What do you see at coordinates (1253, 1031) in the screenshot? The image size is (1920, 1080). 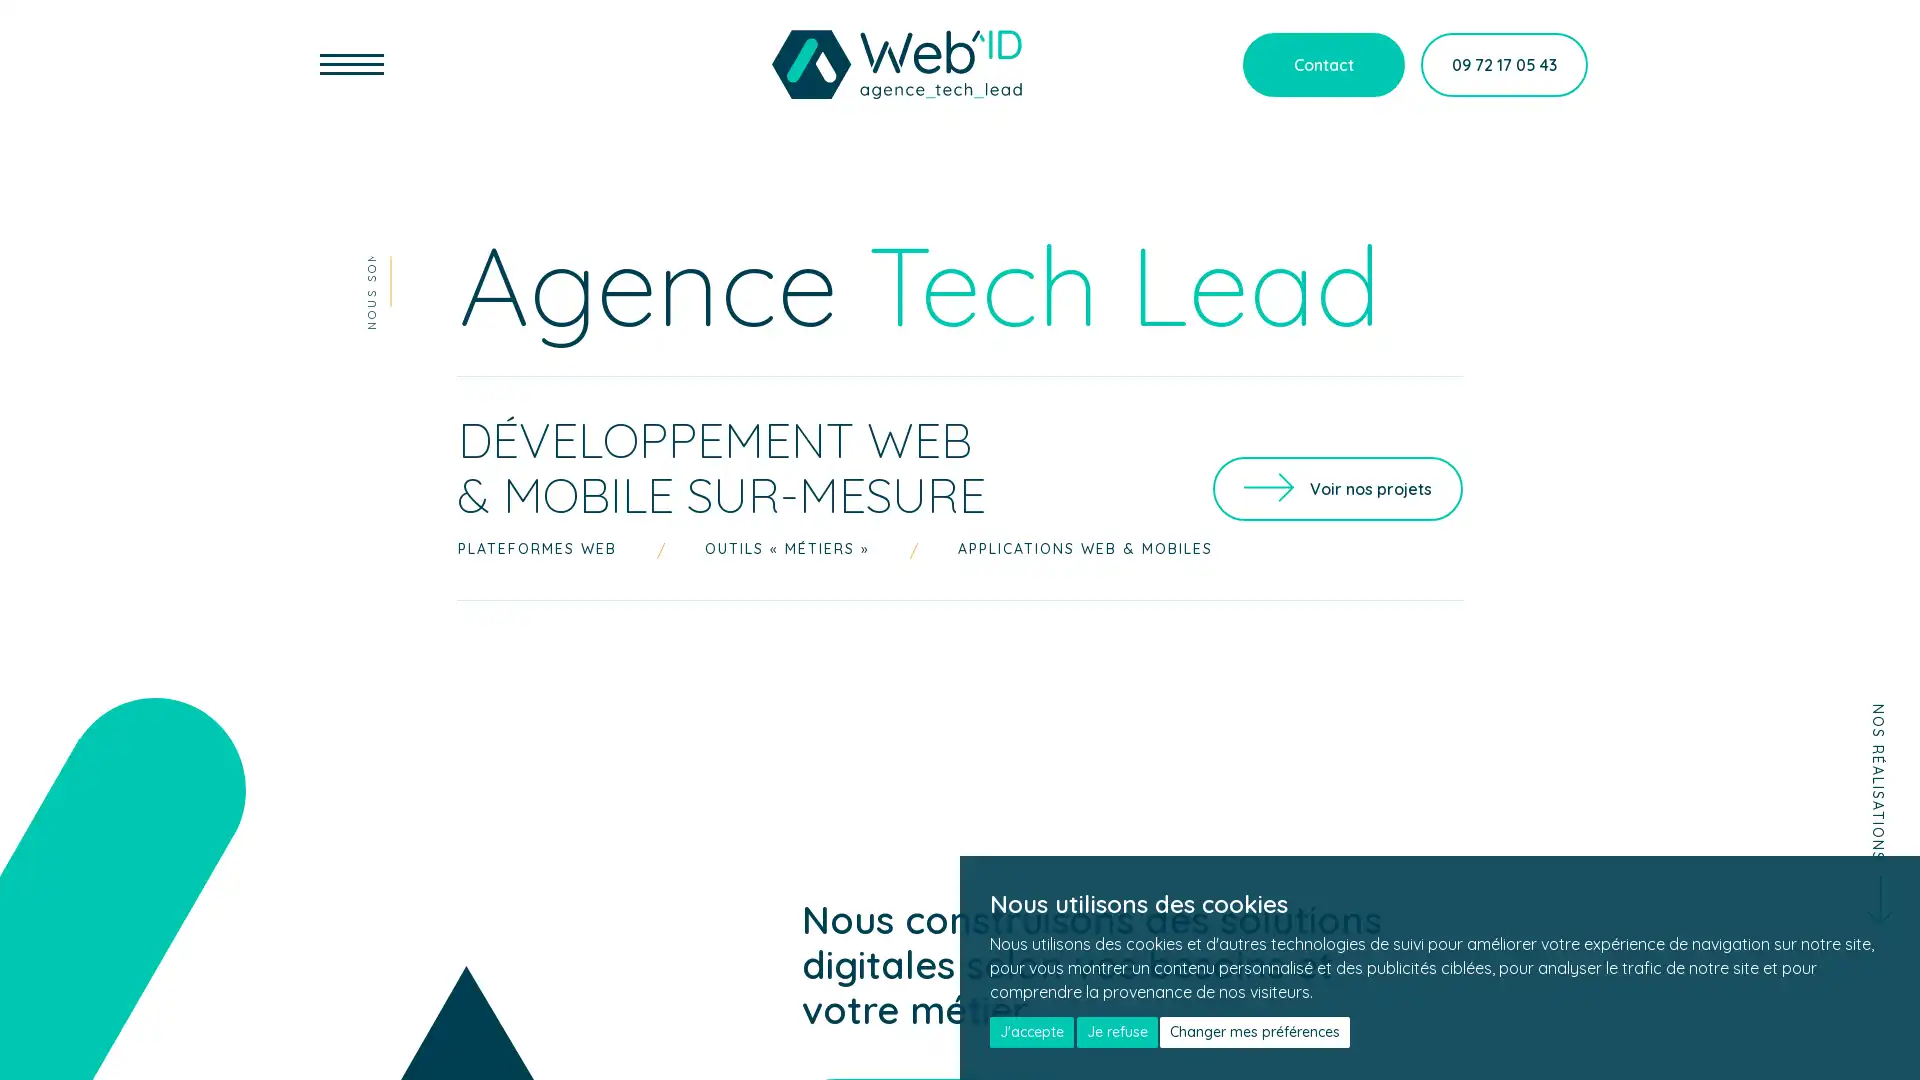 I see `Changer mes preferences` at bounding box center [1253, 1031].